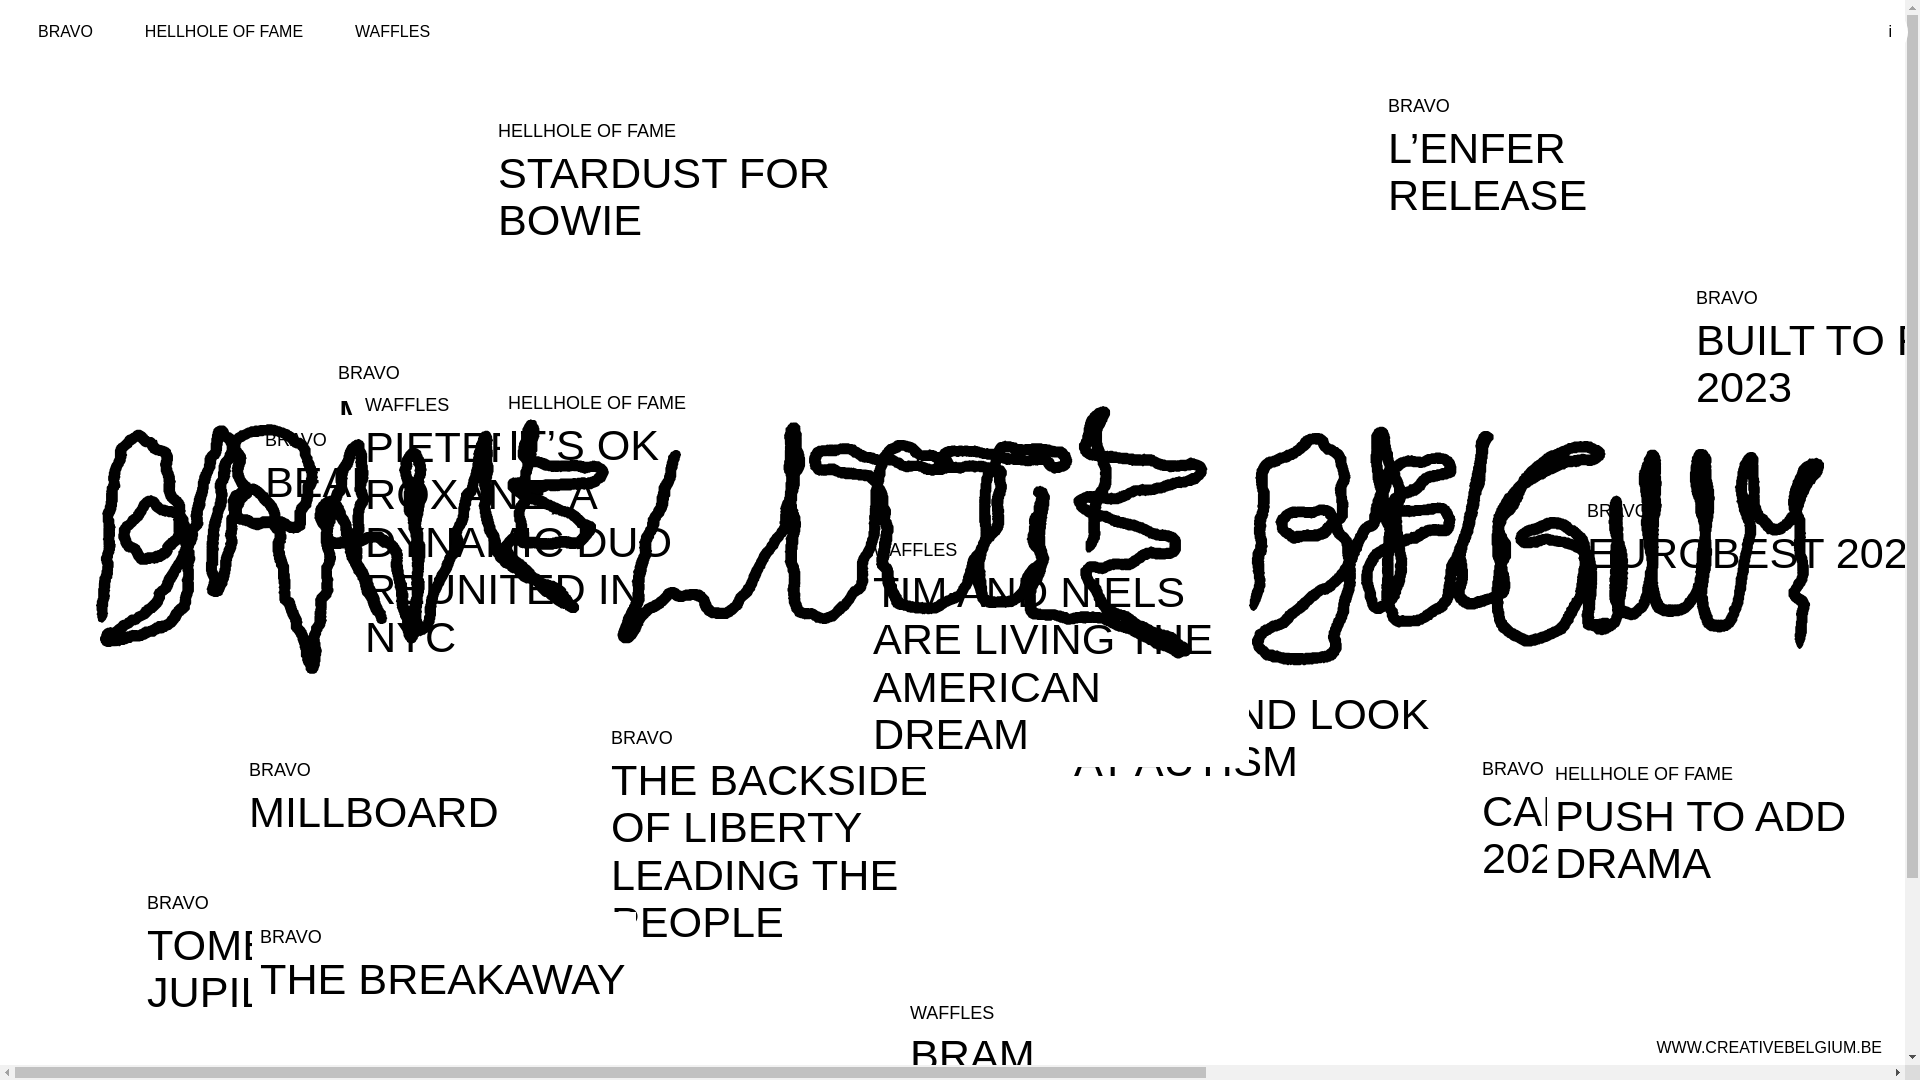 This screenshot has height=1080, width=1920. What do you see at coordinates (681, 178) in the screenshot?
I see `'HELLHOLE OF FAME` at bounding box center [681, 178].